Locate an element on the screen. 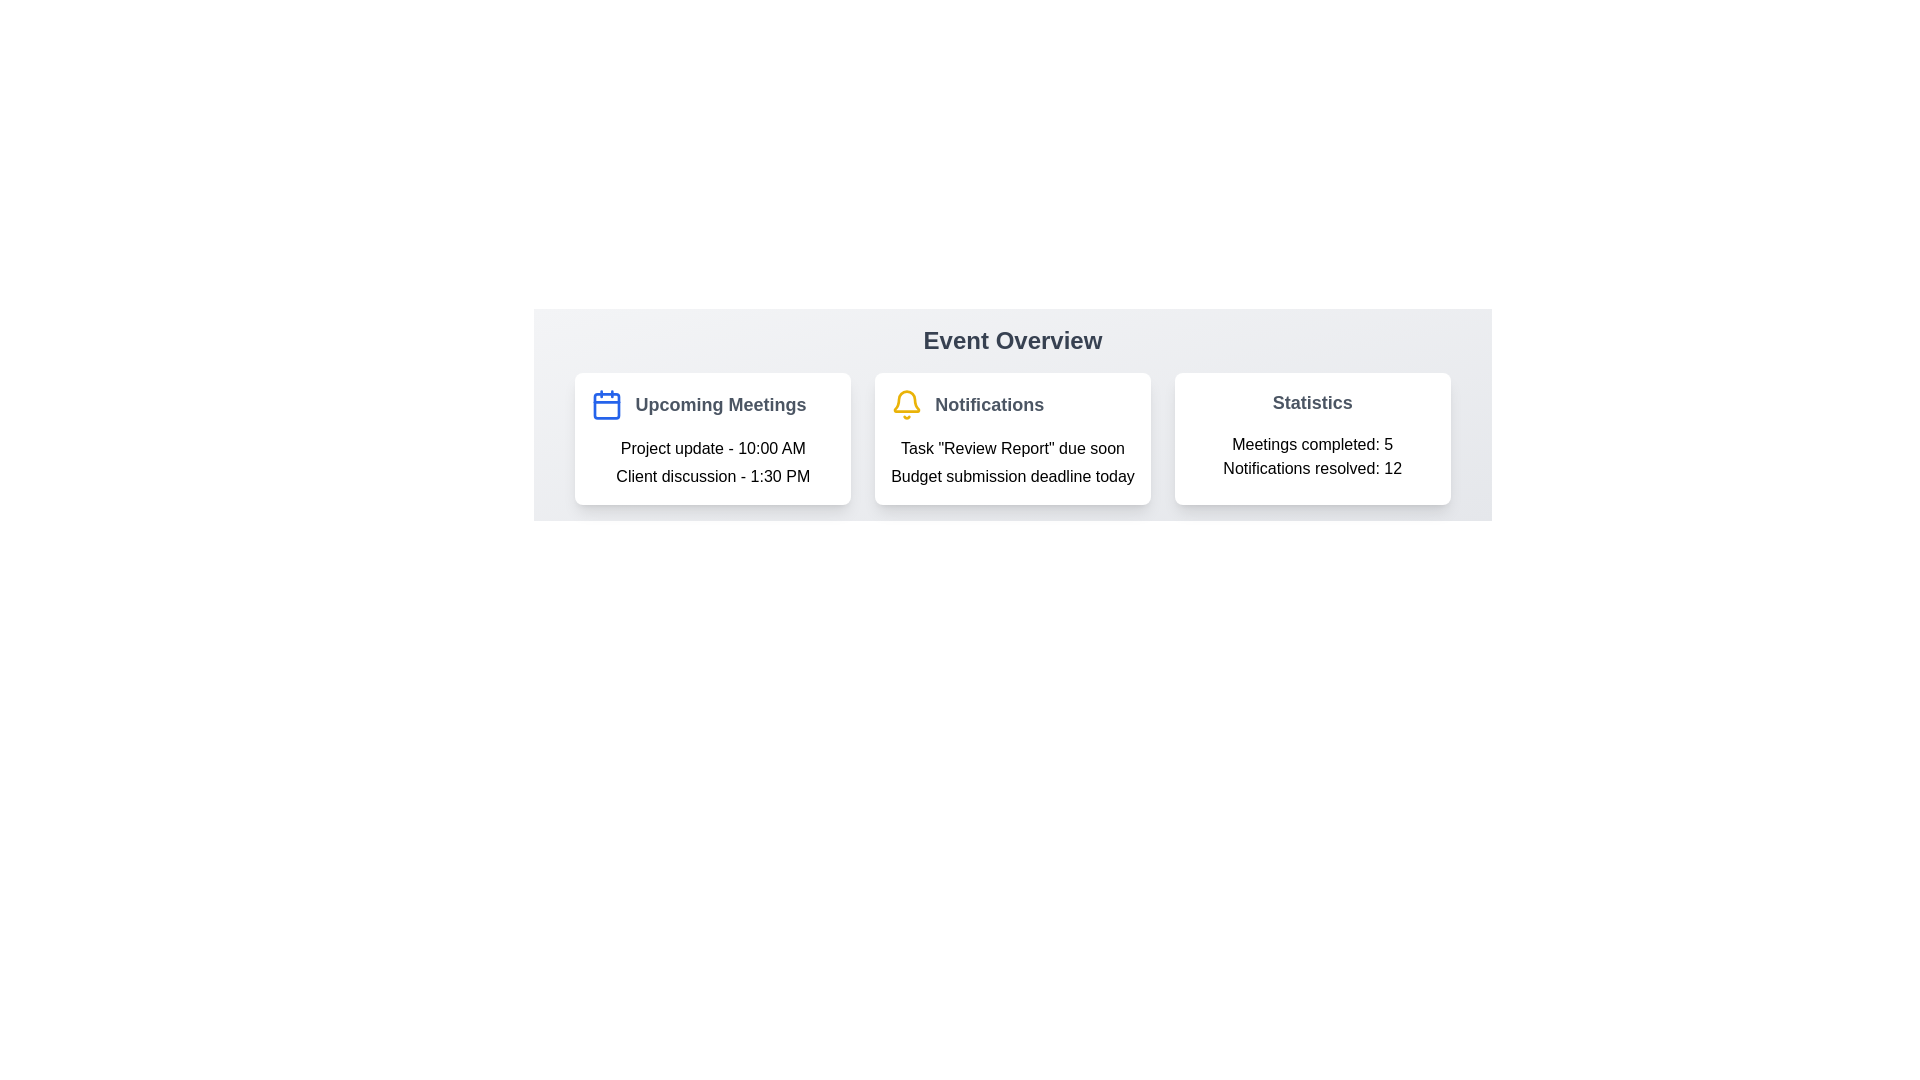 The height and width of the screenshot is (1080, 1920). information displayed in the text block that says 'Task "Review Report" due soon,' and 'Budget submission deadline today.' This text block is located within the 'Notifications' card is located at coordinates (1012, 462).